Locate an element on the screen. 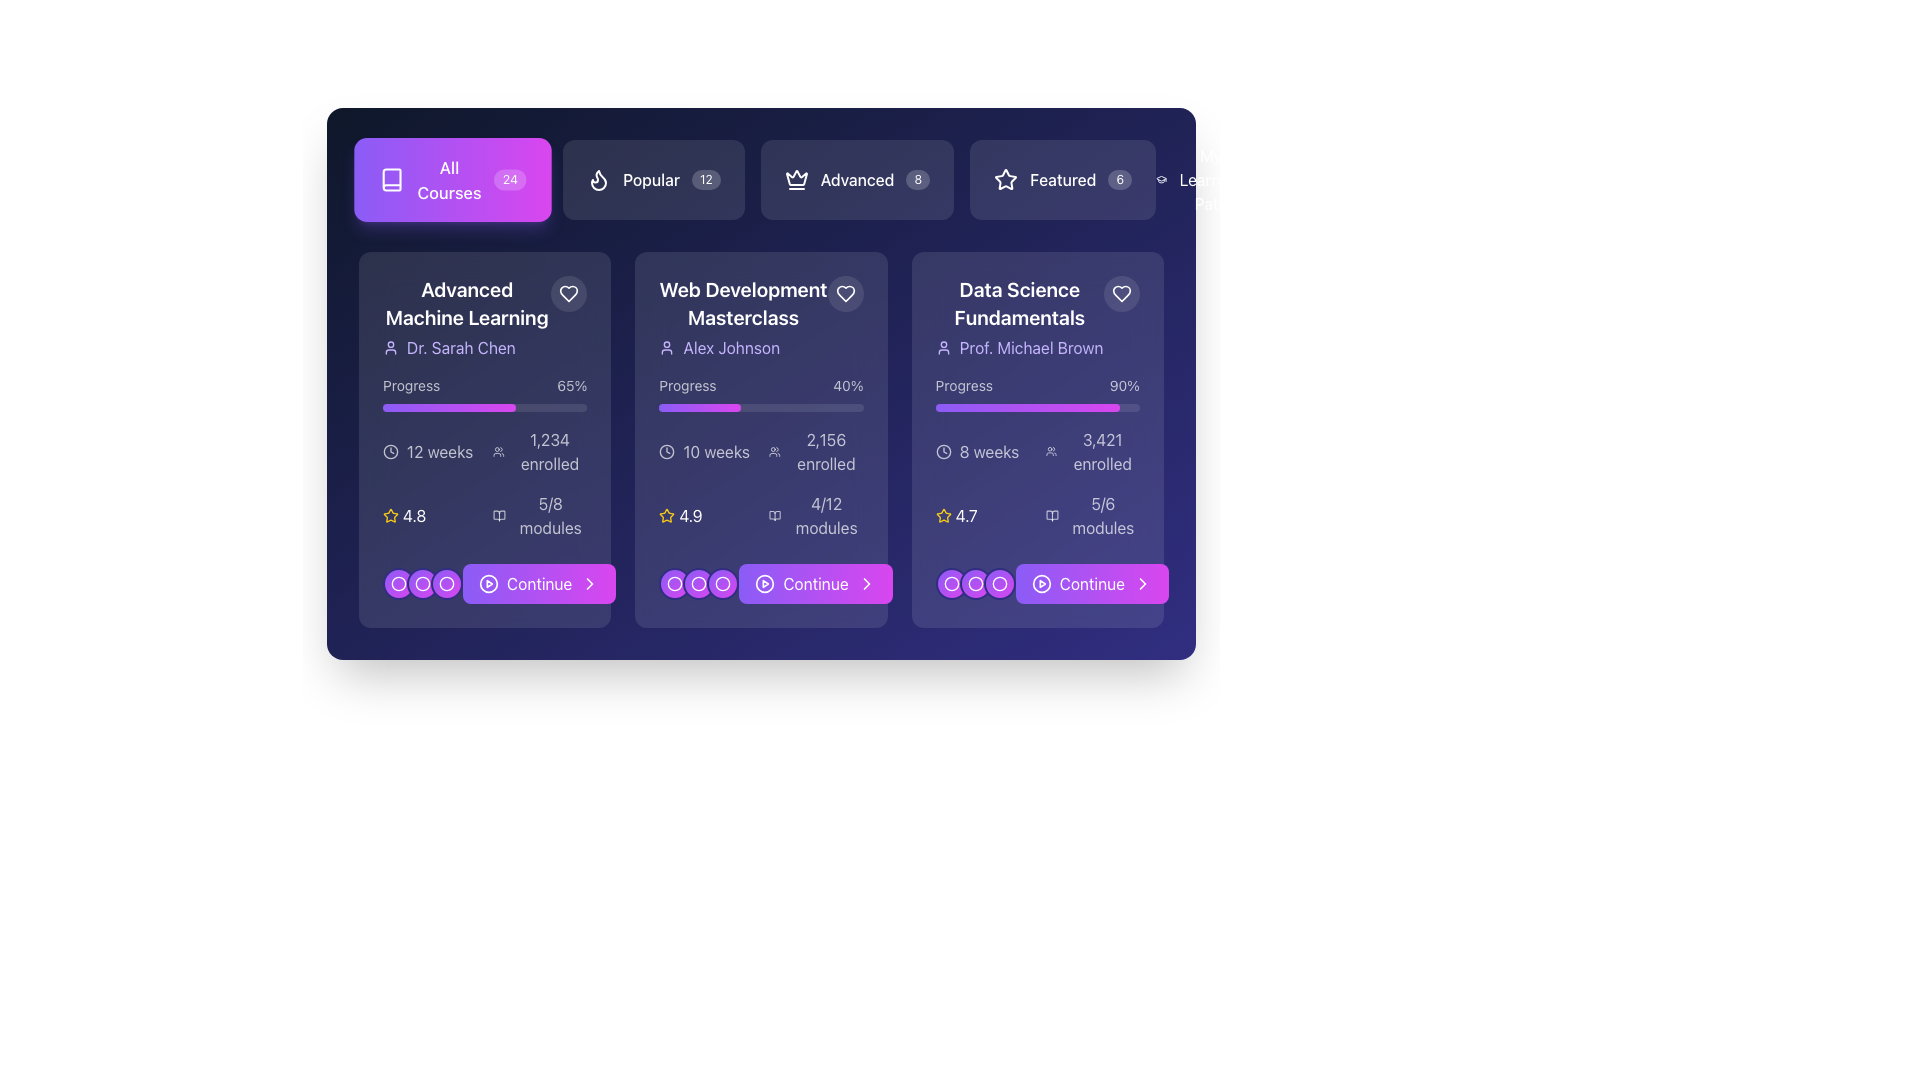  the course title label located at the top-left section of the first course card, which identifies the course and attributes it to the corresponding instructor is located at coordinates (485, 316).